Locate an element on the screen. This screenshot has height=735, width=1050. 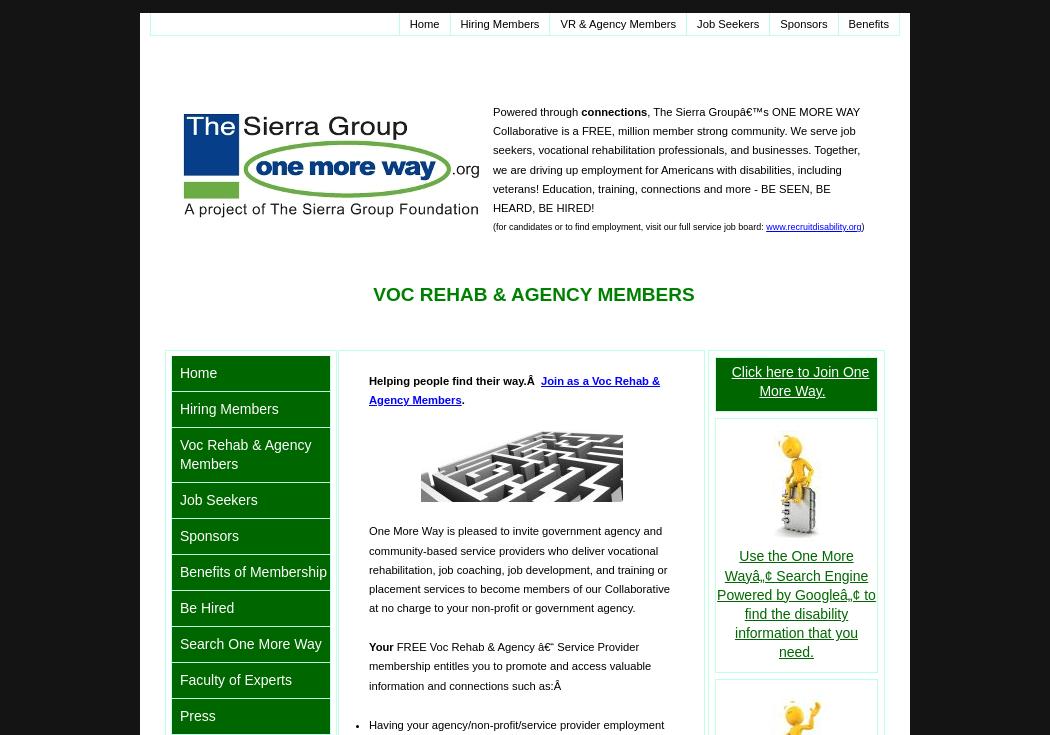
'Helping people find their way.Â' is located at coordinates (454, 379).